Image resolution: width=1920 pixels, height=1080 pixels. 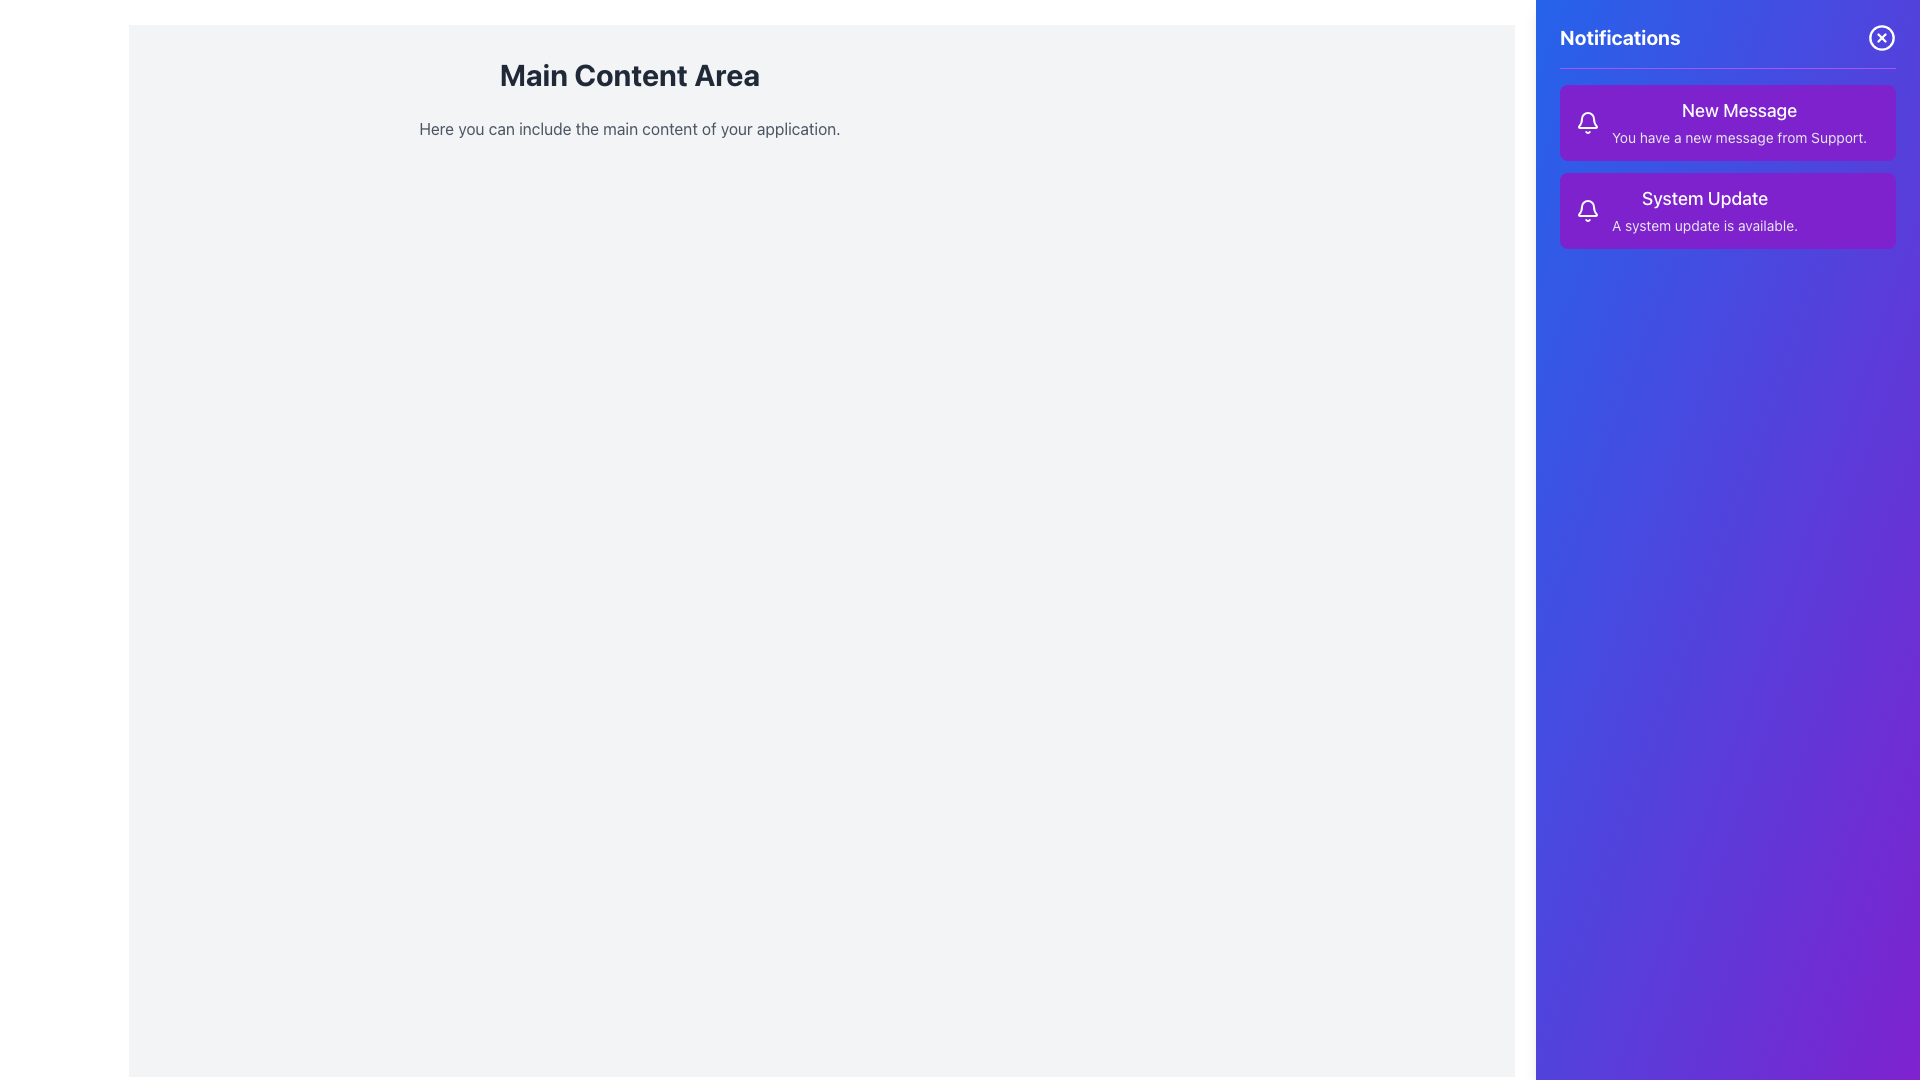 What do you see at coordinates (1587, 208) in the screenshot?
I see `the bell-shaped notification icon located at the top section of the notification sidebar` at bounding box center [1587, 208].